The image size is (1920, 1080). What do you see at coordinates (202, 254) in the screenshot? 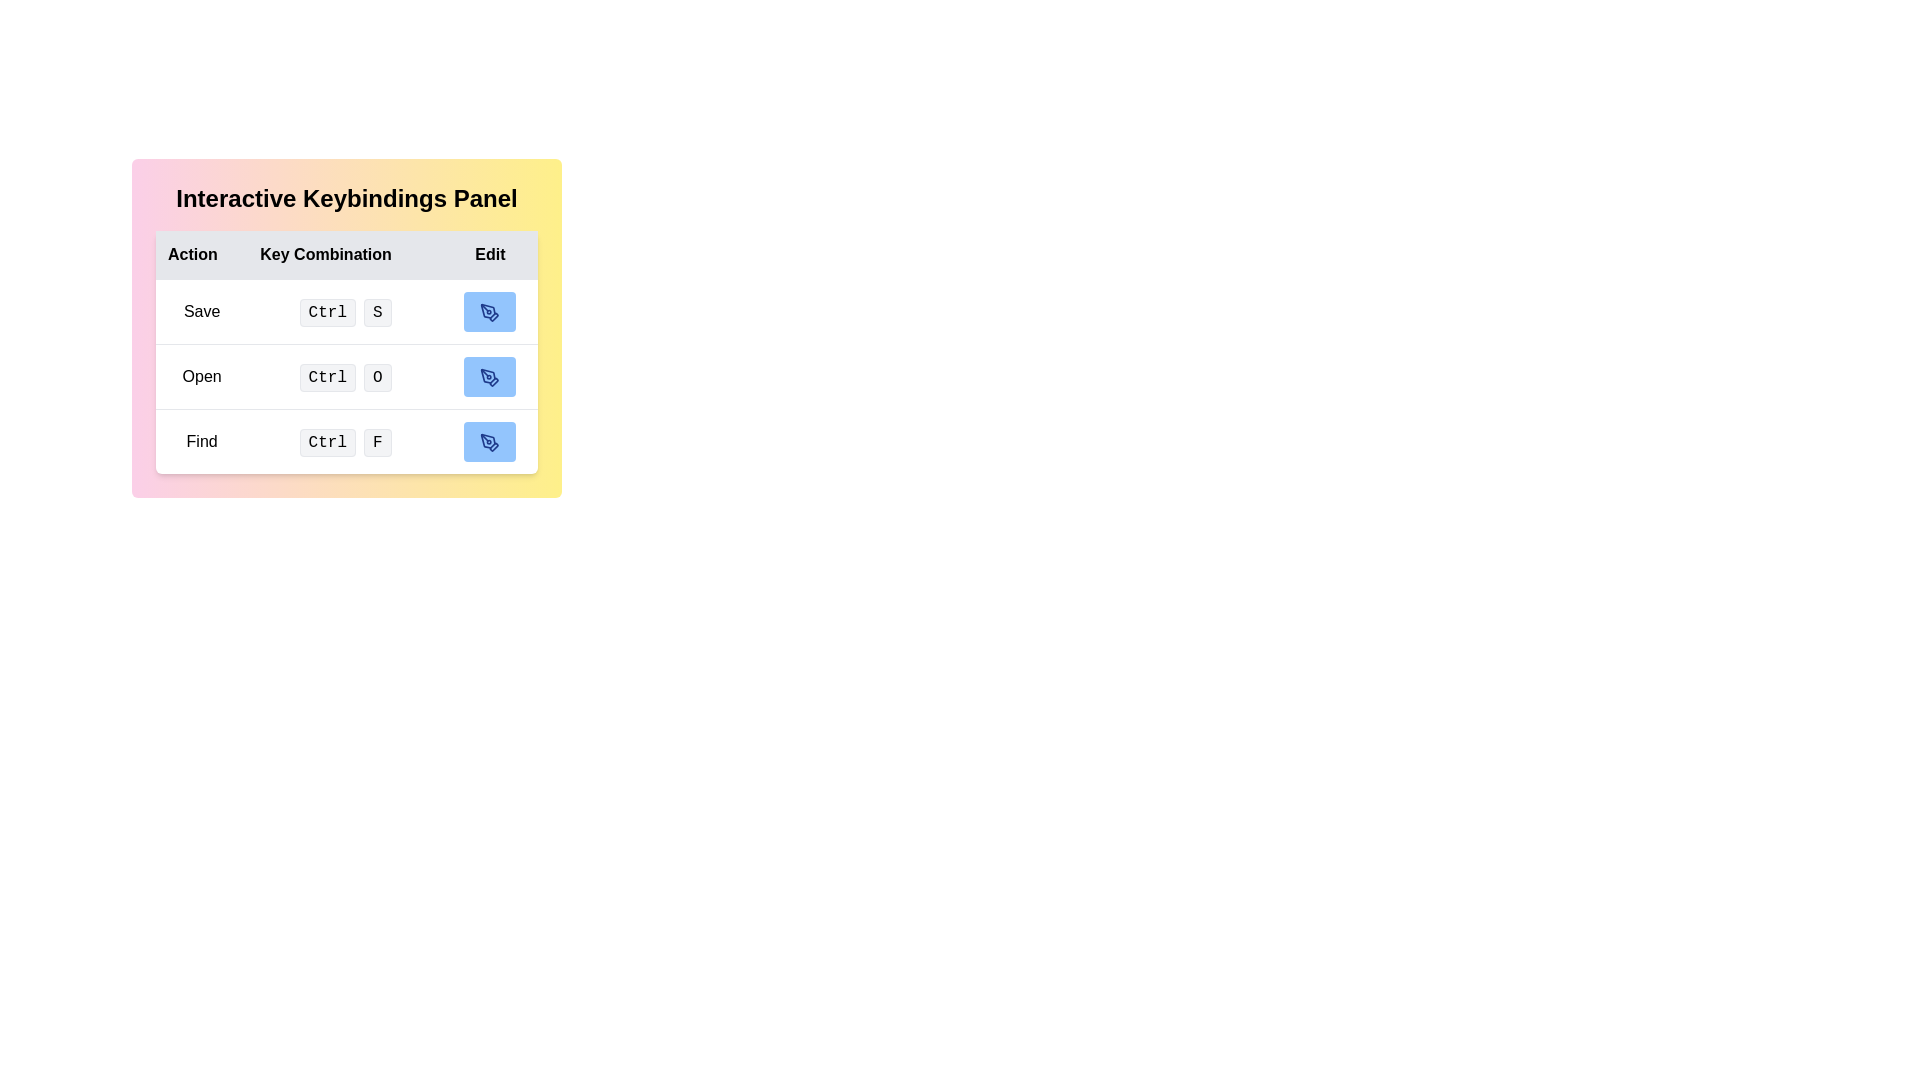
I see `the label at the far left of the first column in the table layout, which specifies that the content below pertains to actions` at bounding box center [202, 254].